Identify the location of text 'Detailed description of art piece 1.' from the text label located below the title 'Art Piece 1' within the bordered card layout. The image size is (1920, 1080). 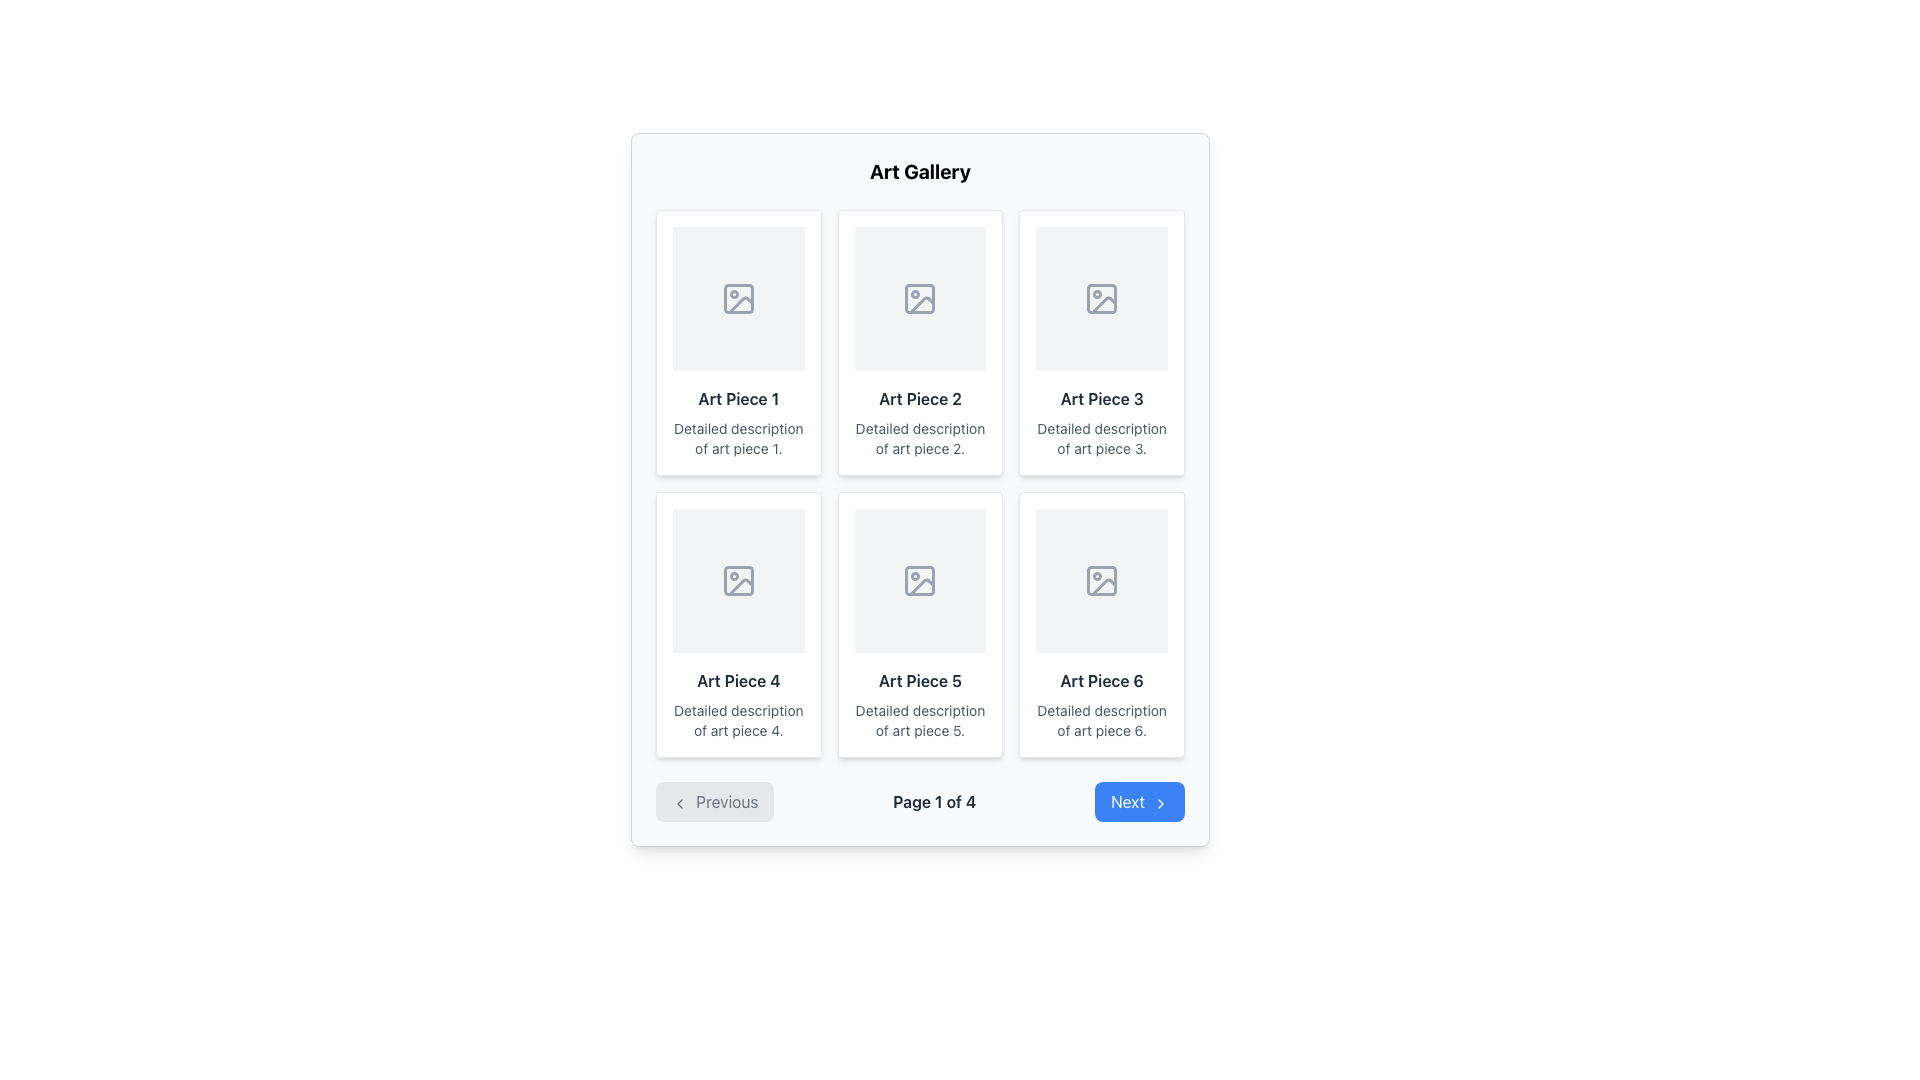
(737, 438).